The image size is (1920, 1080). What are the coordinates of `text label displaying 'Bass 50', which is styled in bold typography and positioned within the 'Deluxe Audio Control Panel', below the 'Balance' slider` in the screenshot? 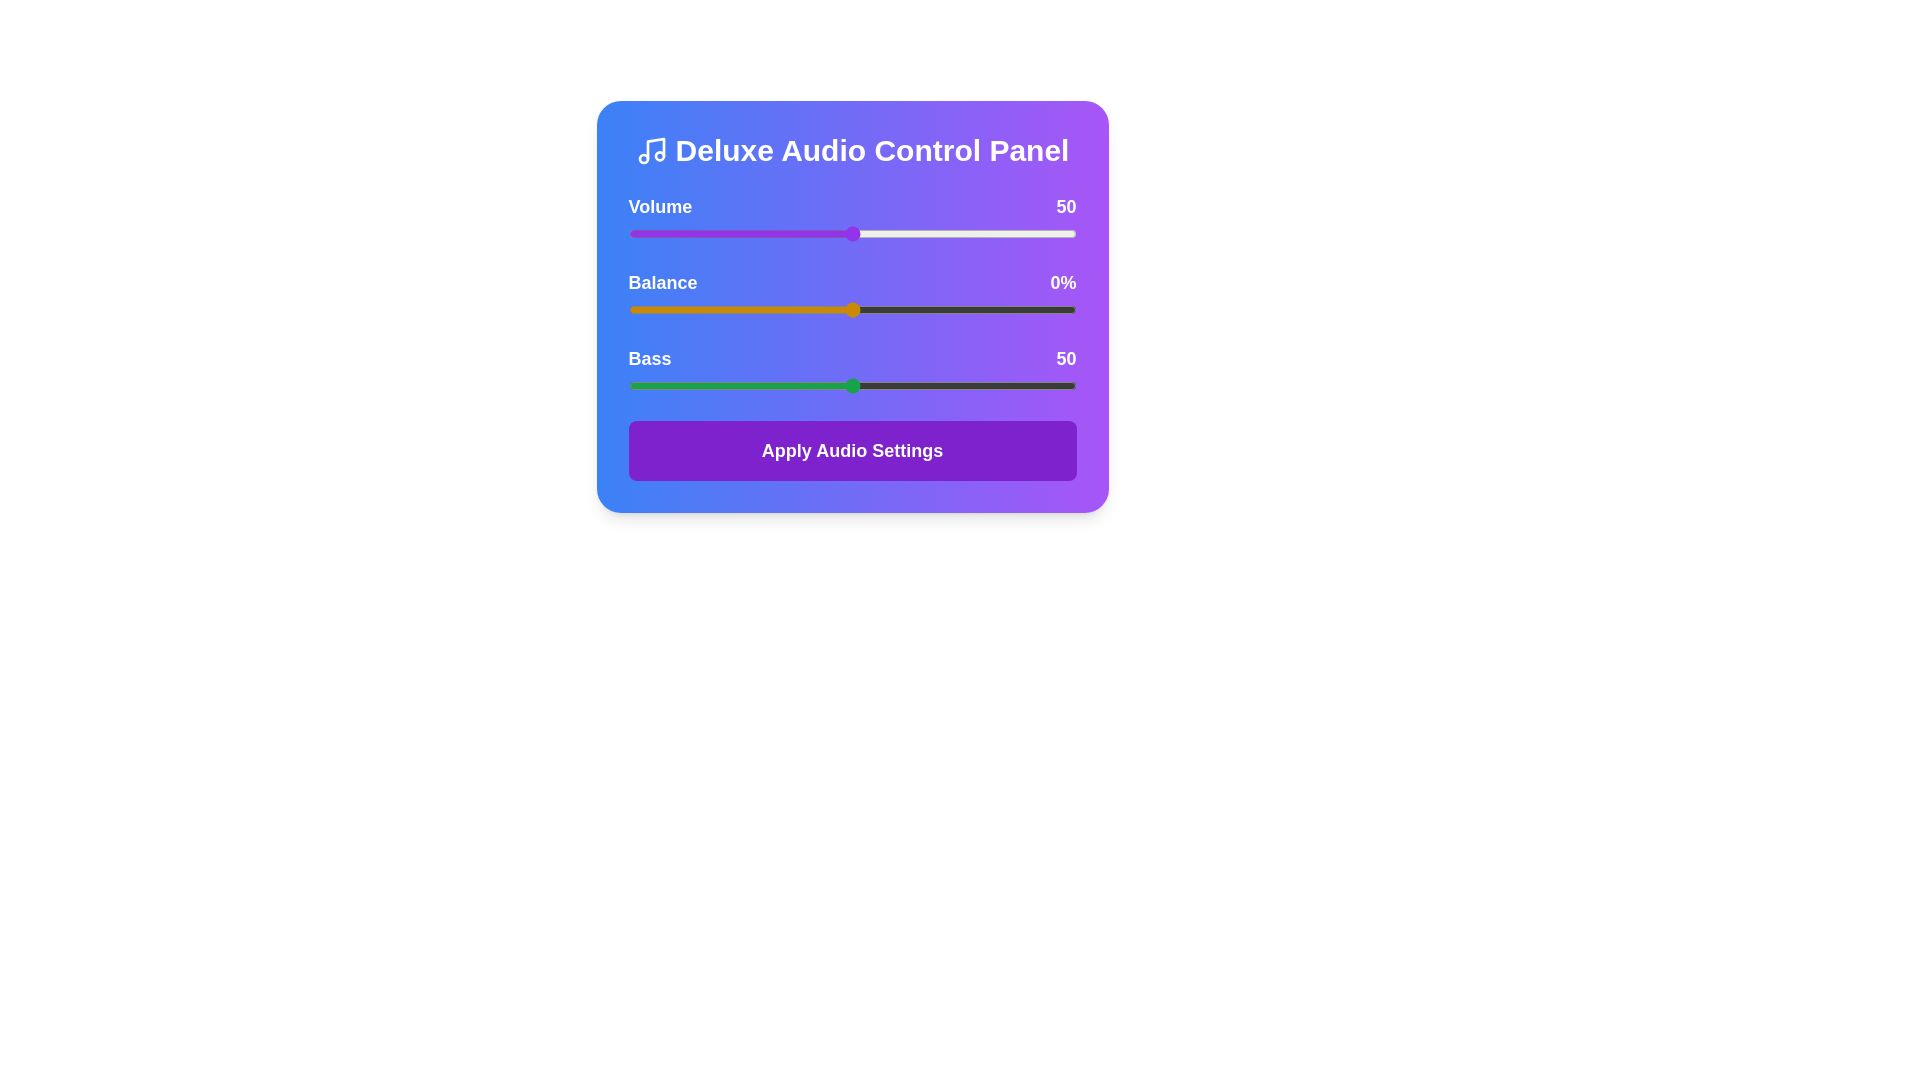 It's located at (852, 357).